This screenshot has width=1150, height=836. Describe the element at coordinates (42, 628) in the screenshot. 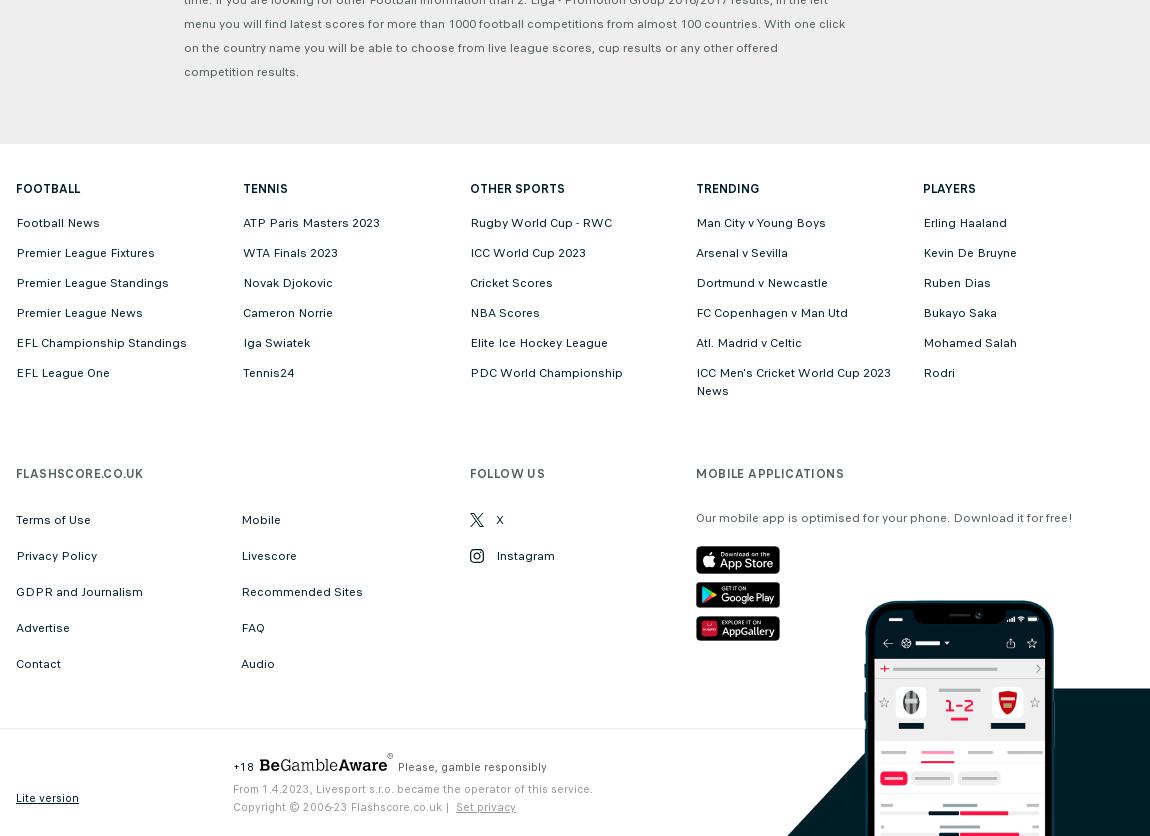

I see `'Advertise'` at that location.